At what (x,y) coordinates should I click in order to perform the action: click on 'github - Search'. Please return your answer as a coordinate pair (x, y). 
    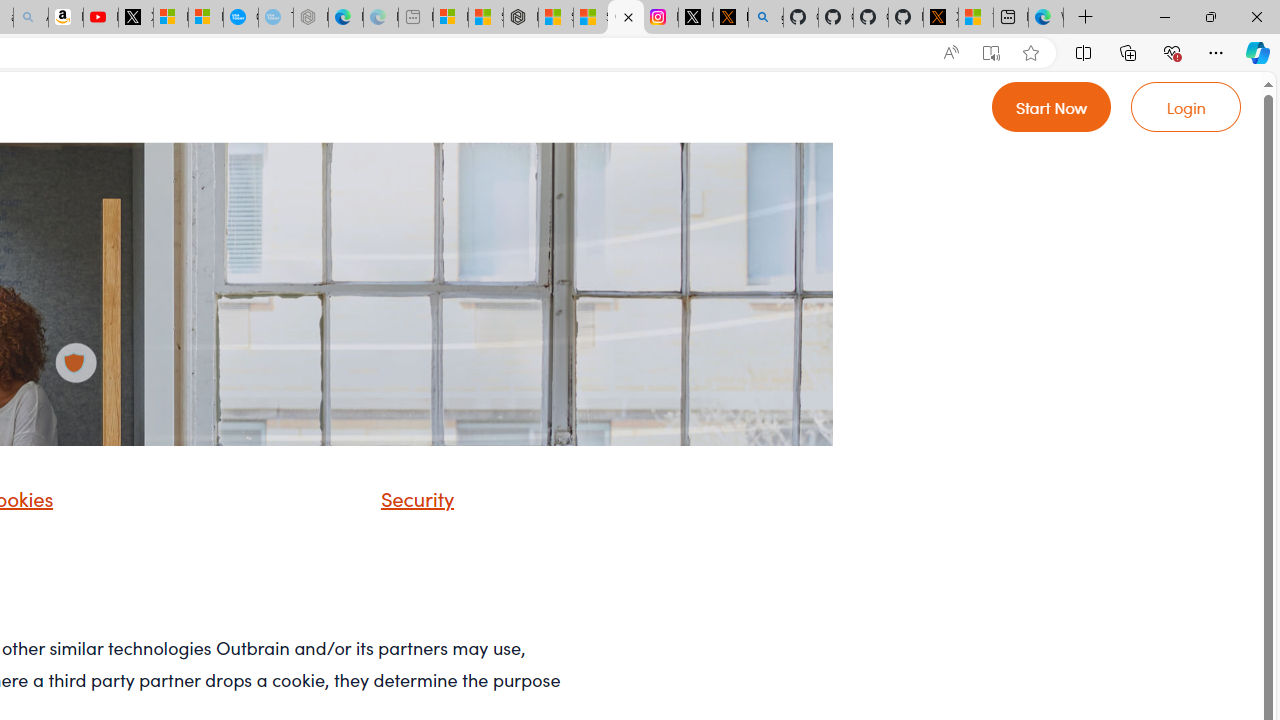
    Looking at the image, I should click on (765, 17).